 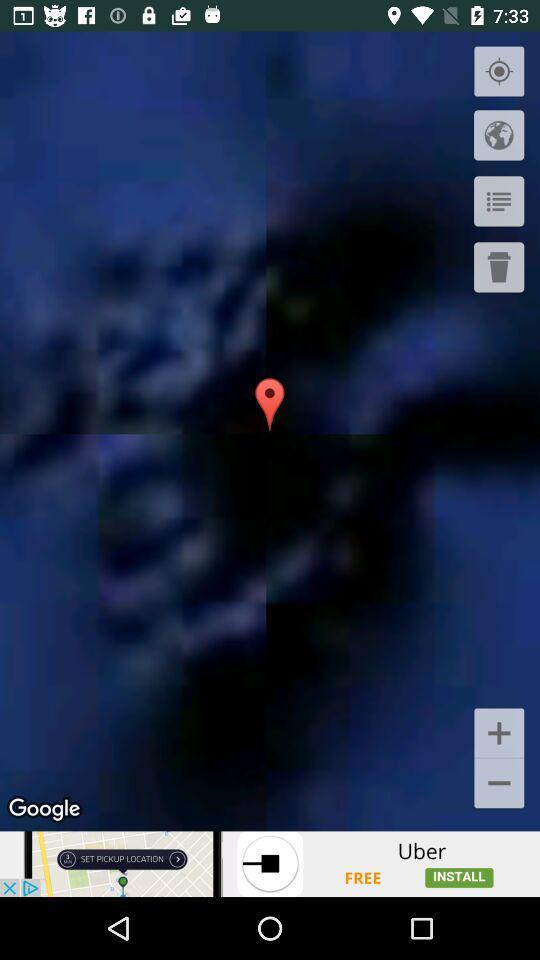 What do you see at coordinates (498, 266) in the screenshot?
I see `click the delete button` at bounding box center [498, 266].